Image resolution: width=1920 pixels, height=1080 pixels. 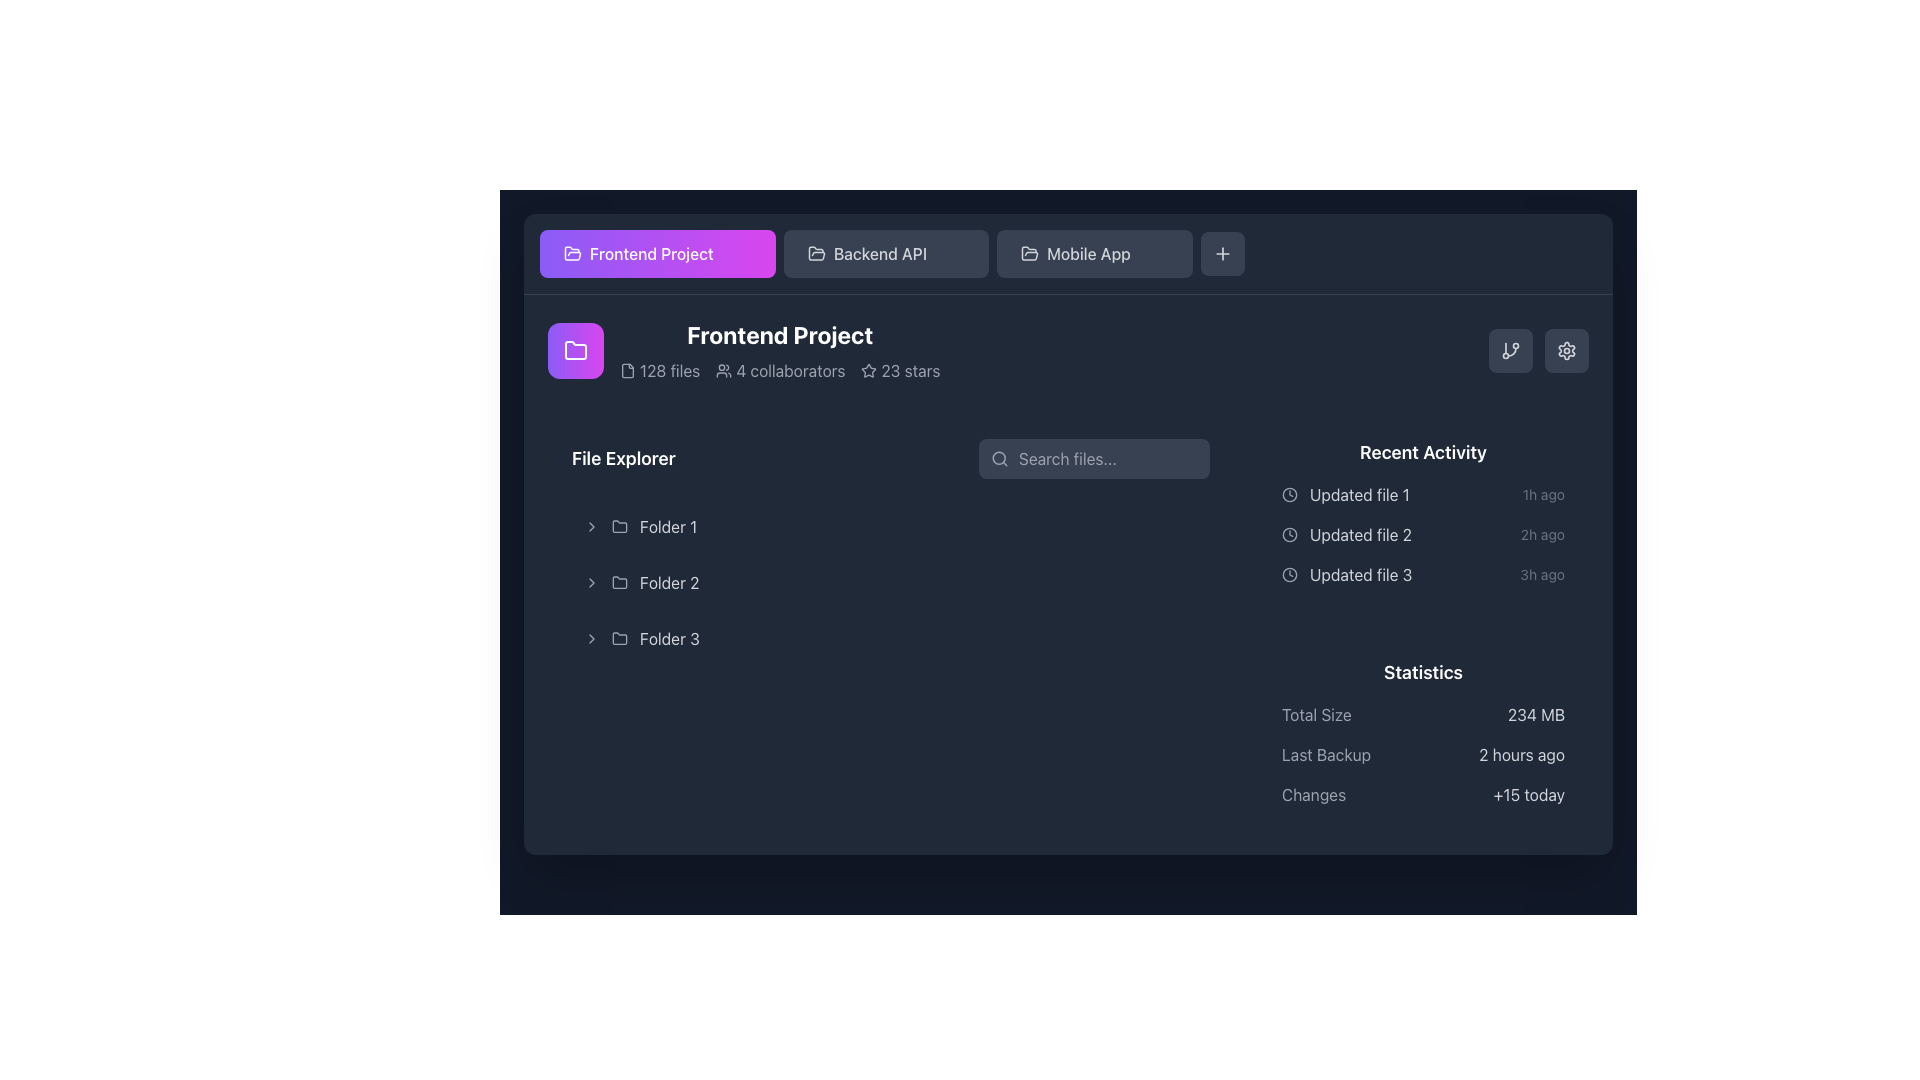 What do you see at coordinates (627, 370) in the screenshot?
I see `the file icon located prominently above the 'Frontend Project' label, represented by a purple icon in the upper-left corner of the interface` at bounding box center [627, 370].